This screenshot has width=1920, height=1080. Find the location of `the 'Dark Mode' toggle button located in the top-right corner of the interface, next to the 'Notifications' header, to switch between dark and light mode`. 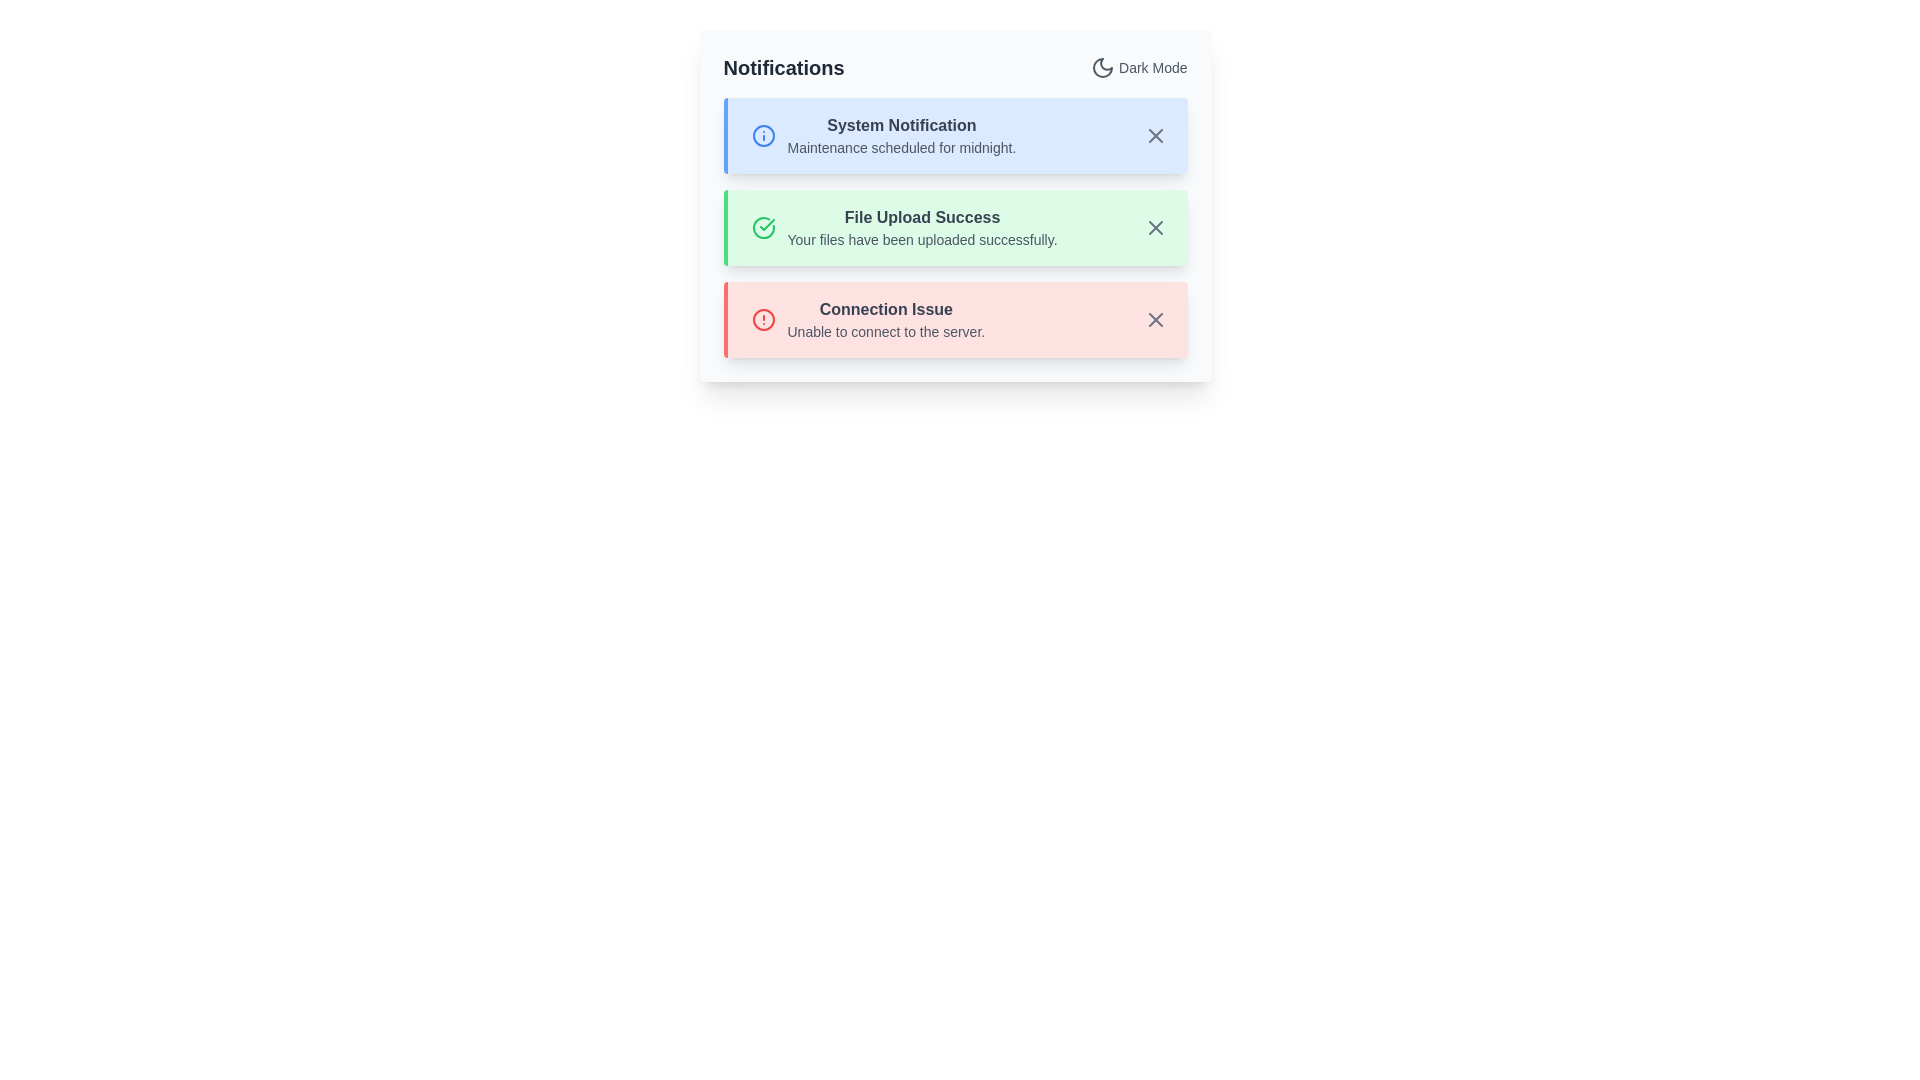

the 'Dark Mode' toggle button located in the top-right corner of the interface, next to the 'Notifications' header, to switch between dark and light mode is located at coordinates (1139, 67).